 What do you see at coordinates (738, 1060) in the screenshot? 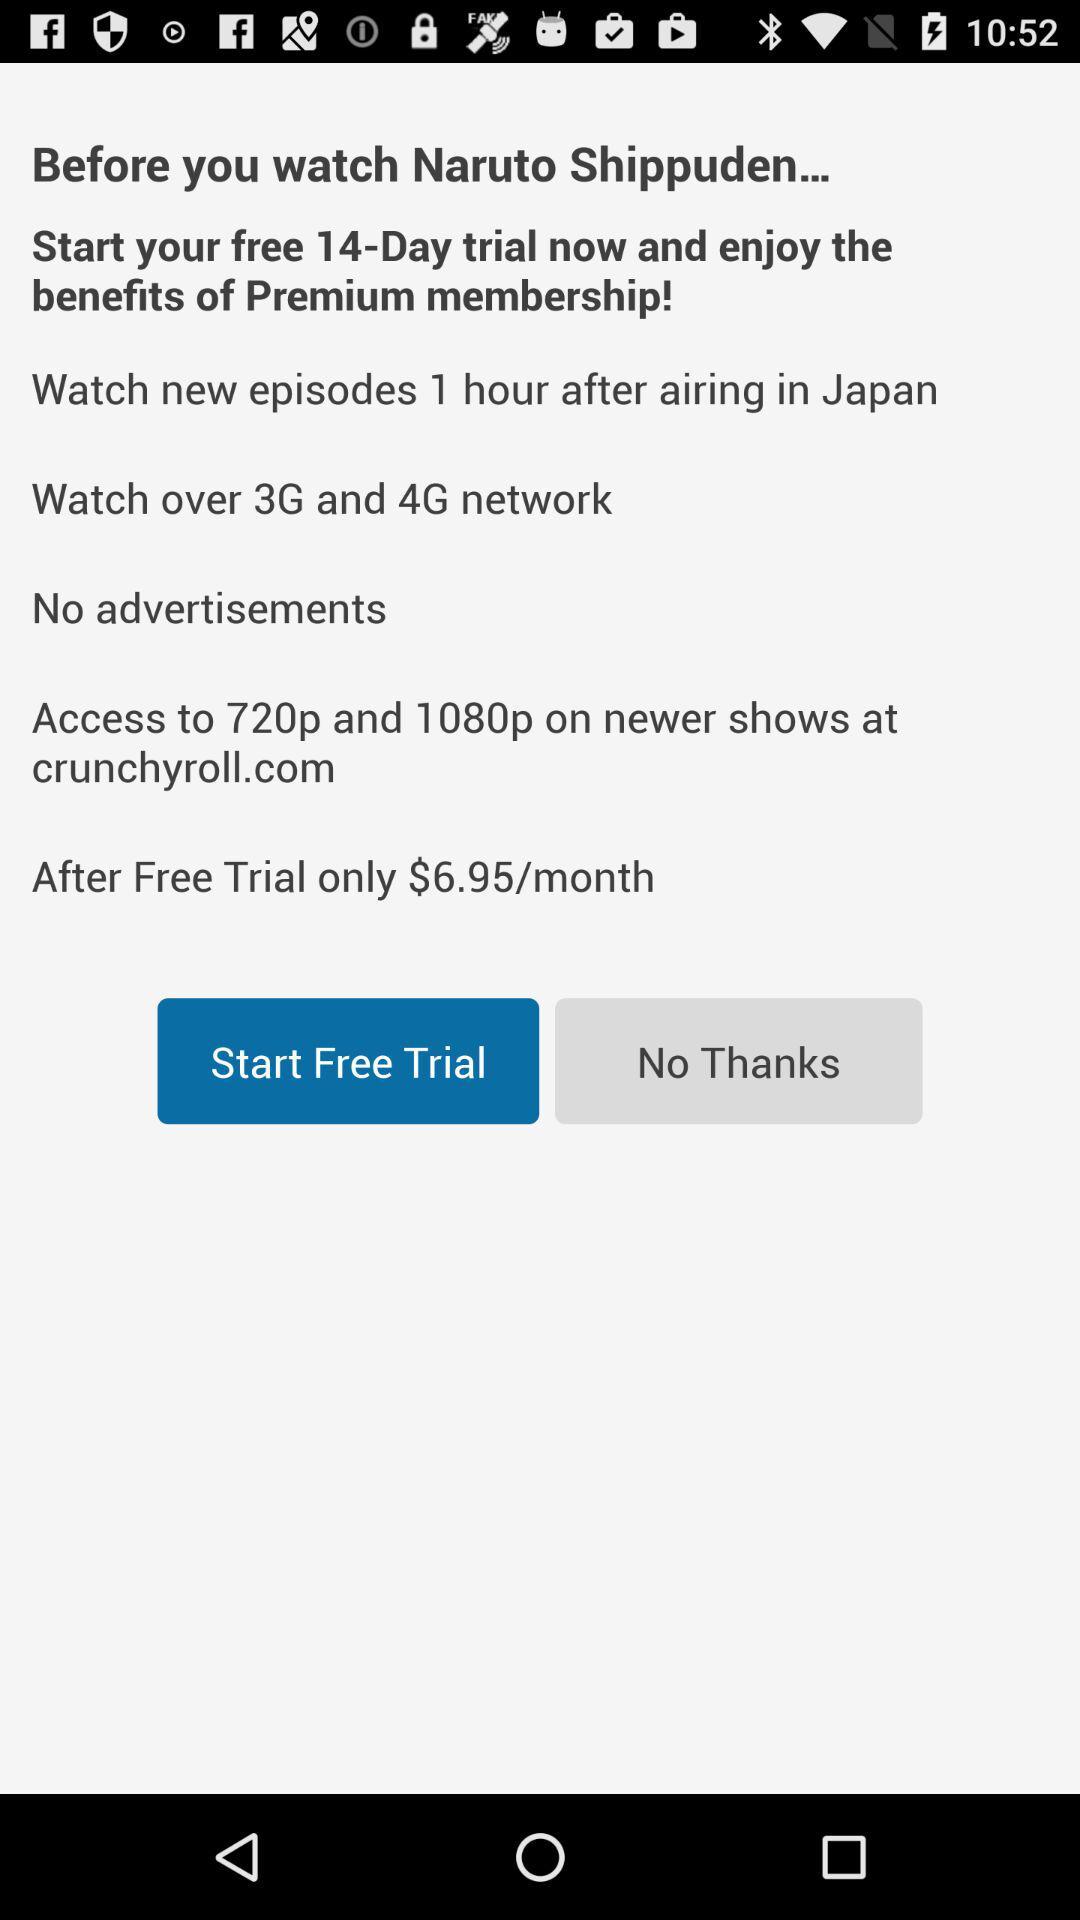
I see `no thanks on the right` at bounding box center [738, 1060].